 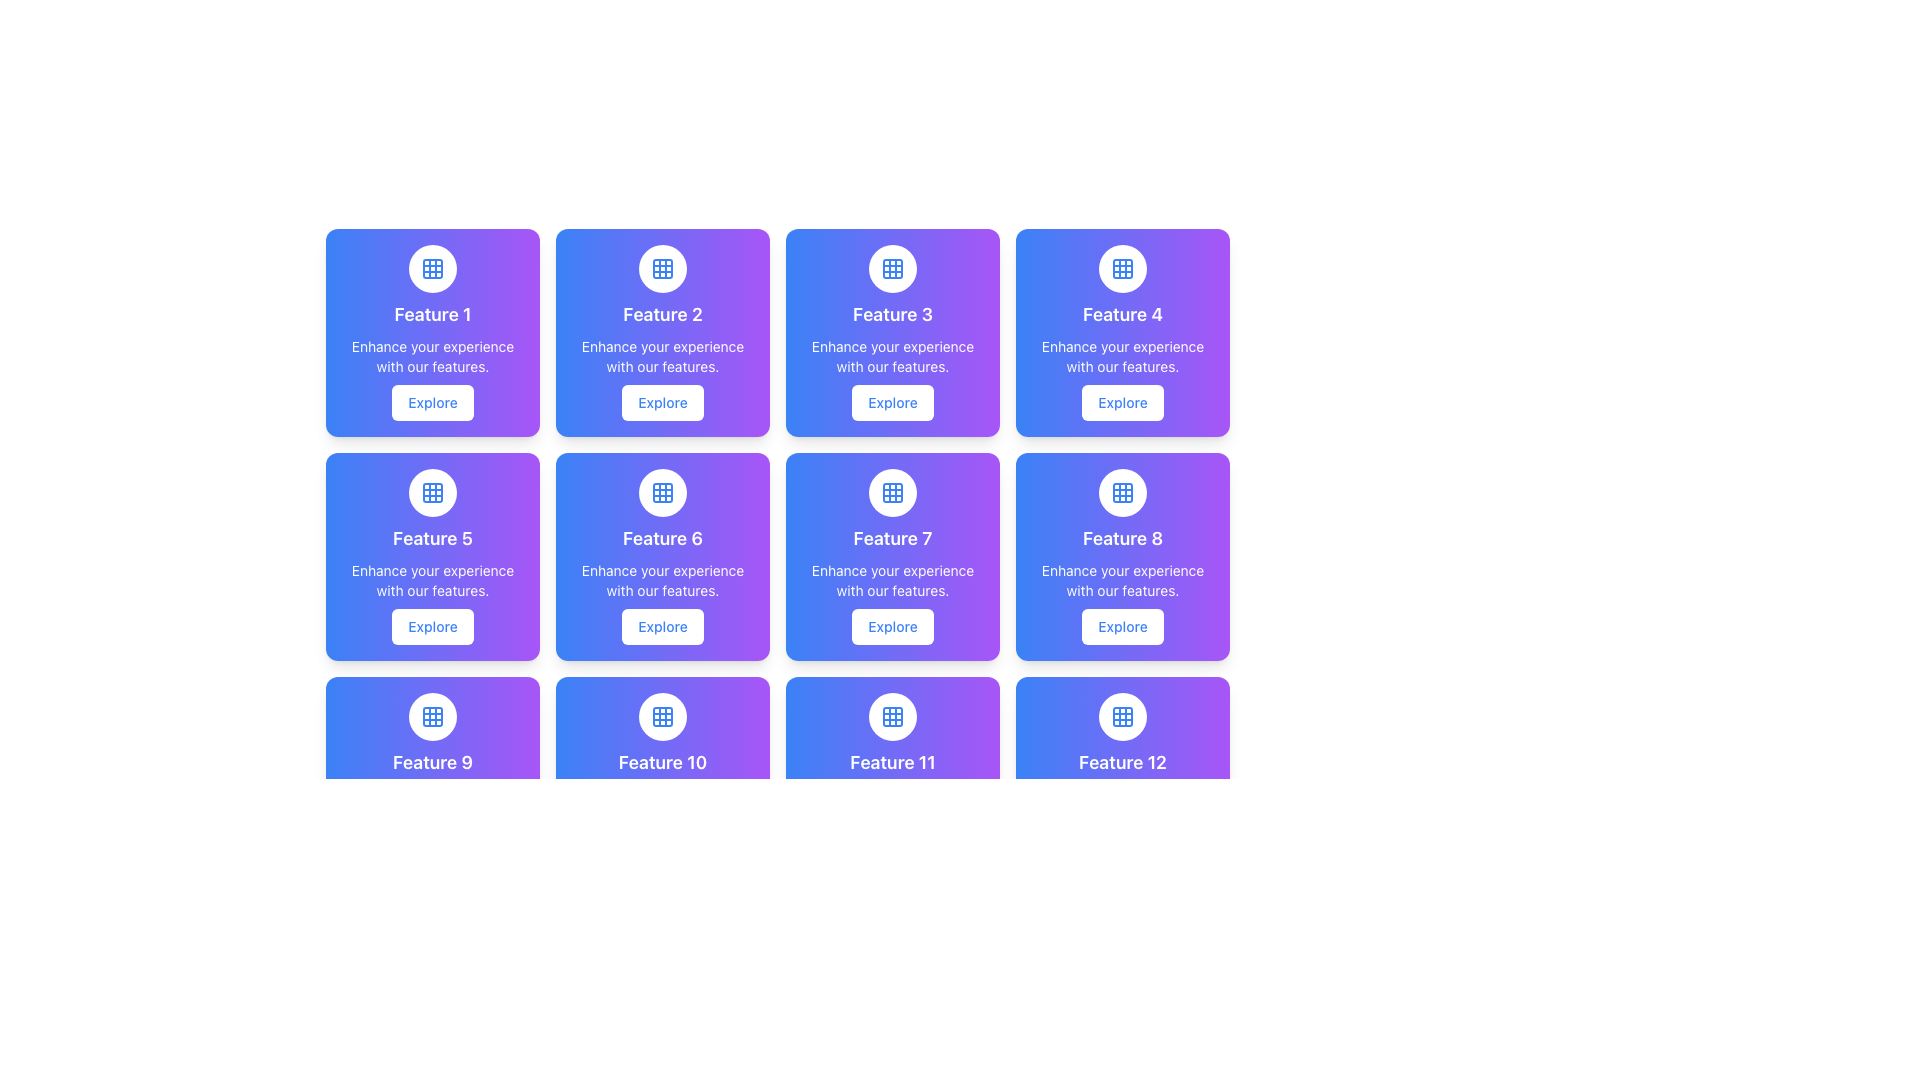 I want to click on text label providing a descriptive statement within the 'Feature 2' card, located below the title and above the 'Explore' button, so click(x=662, y=356).